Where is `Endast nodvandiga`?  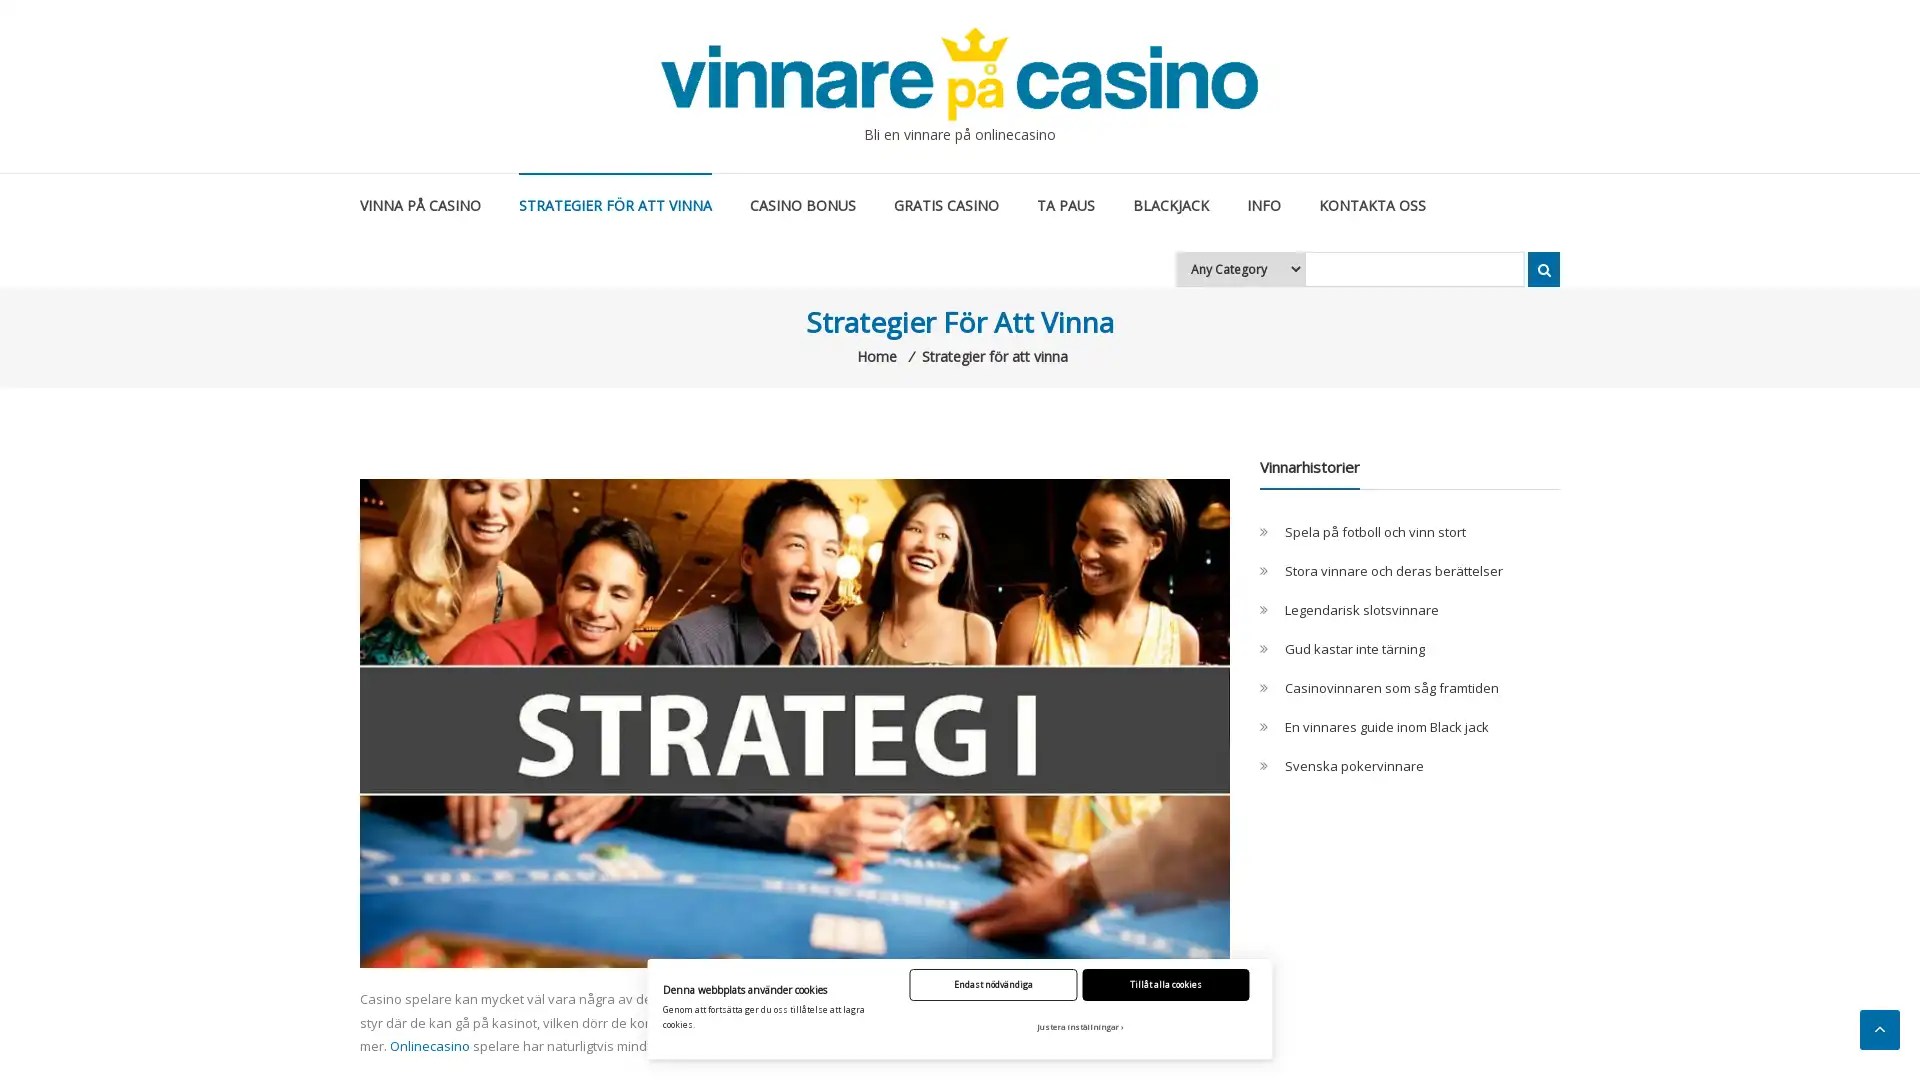 Endast nodvandiga is located at coordinates (993, 983).